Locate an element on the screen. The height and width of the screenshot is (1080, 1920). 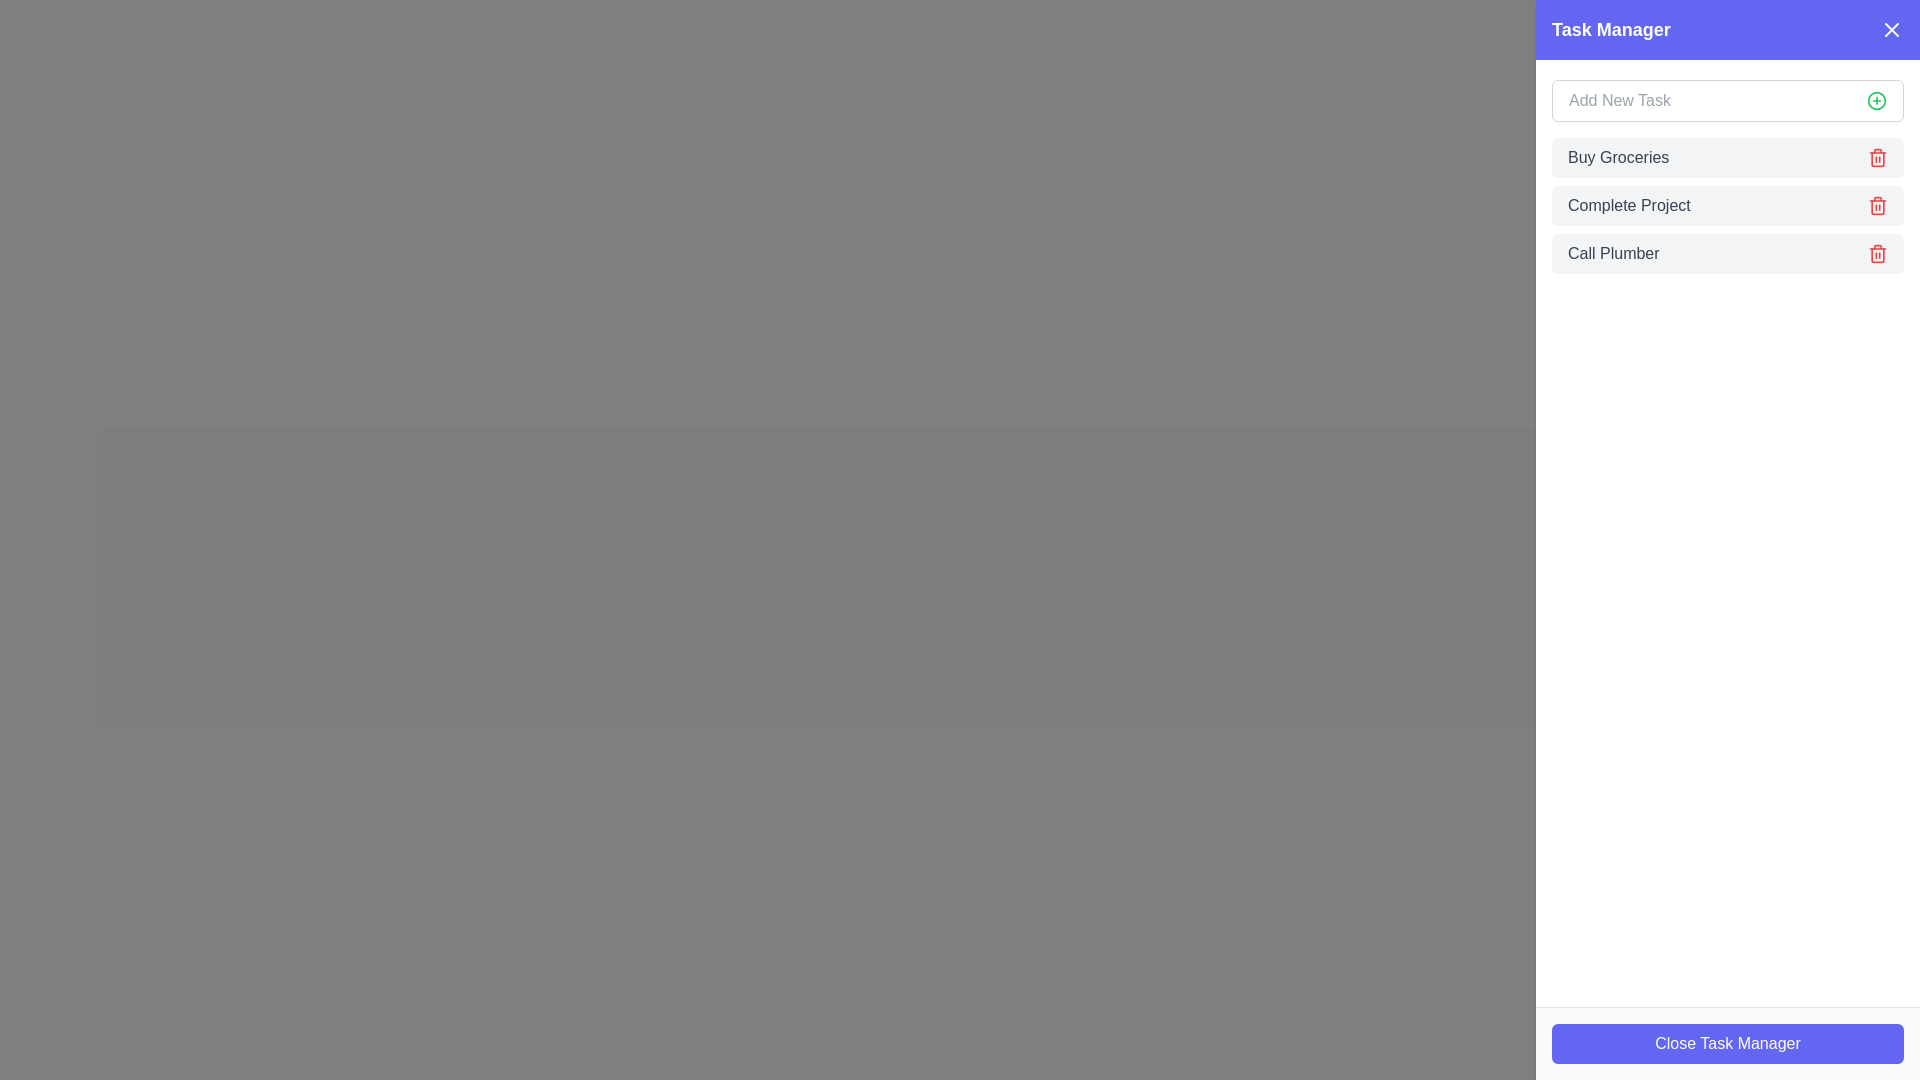
the Close icon located is located at coordinates (1890, 30).